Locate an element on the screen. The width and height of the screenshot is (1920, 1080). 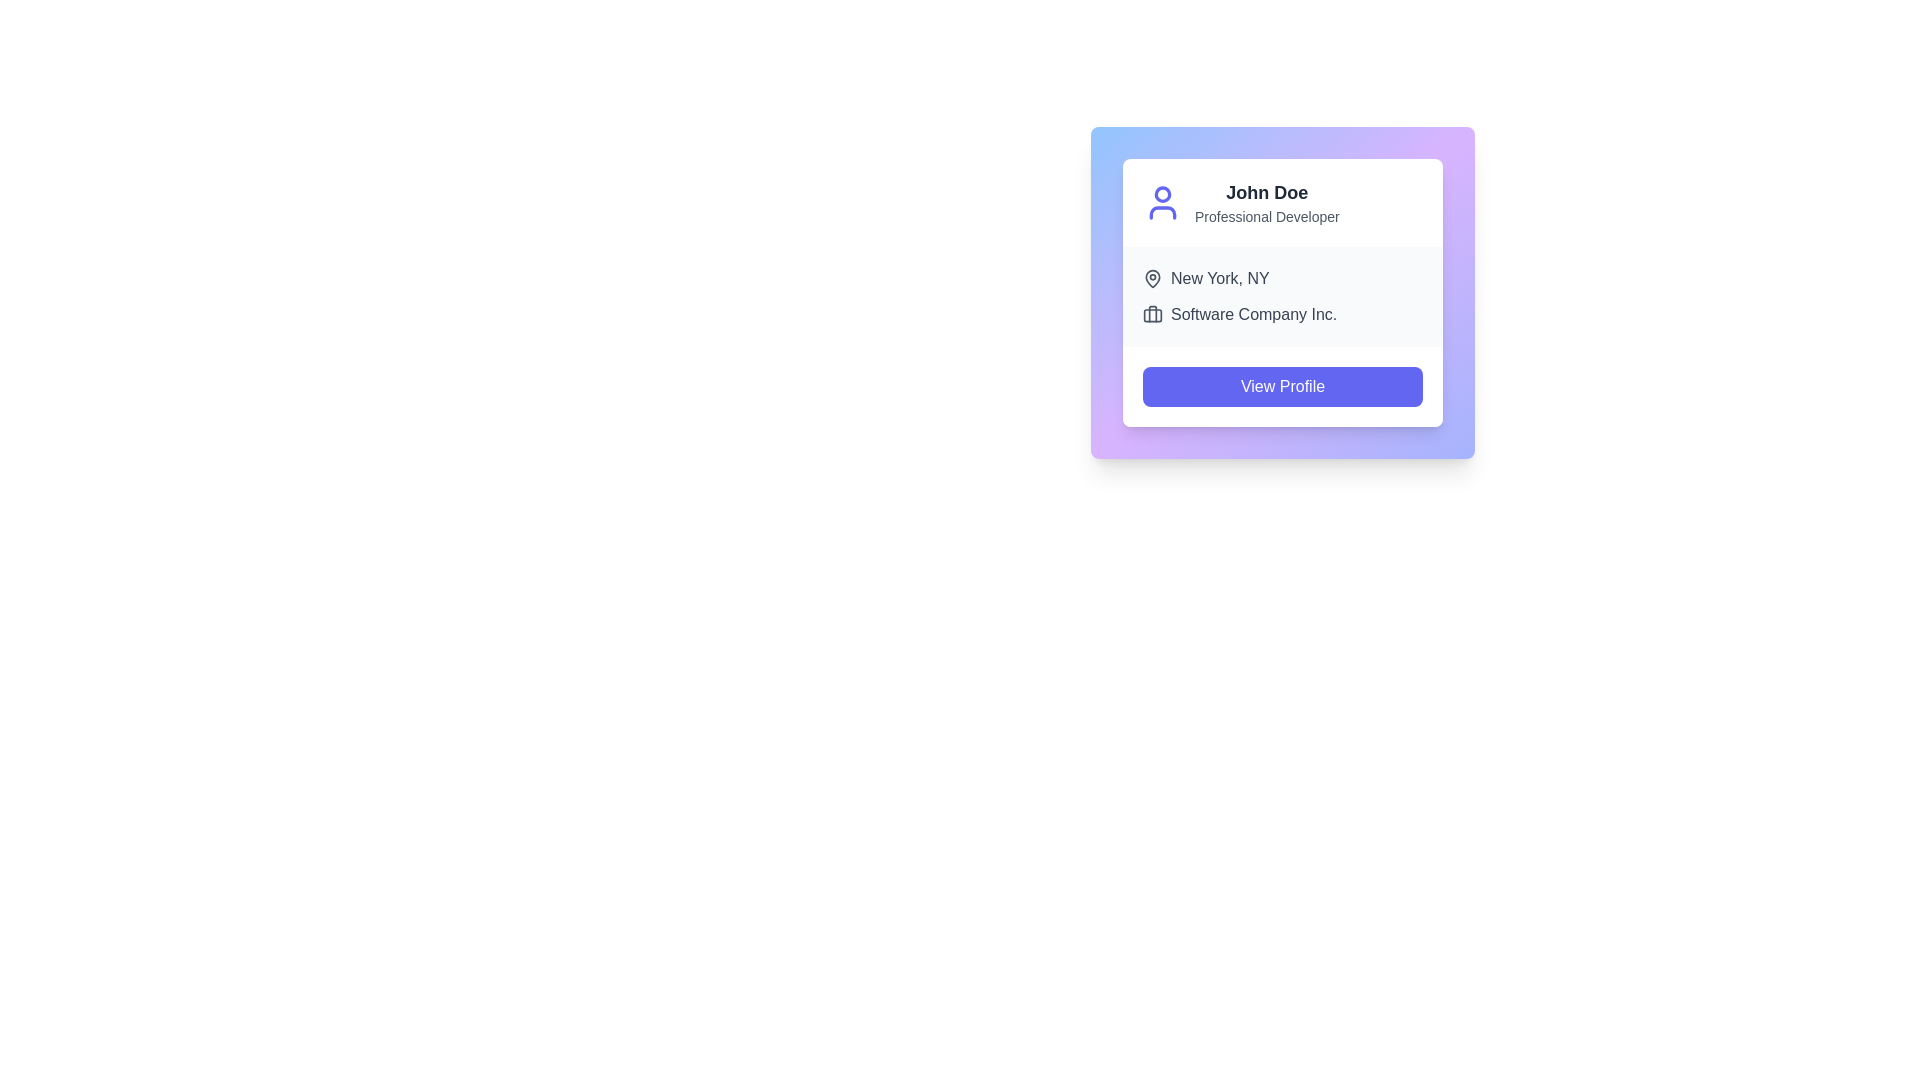
the text element displaying 'John Doe', which is styled in bold, larger font and positioned at the top of the profile card, above the 'Professional Developer' descriptor is located at coordinates (1266, 192).